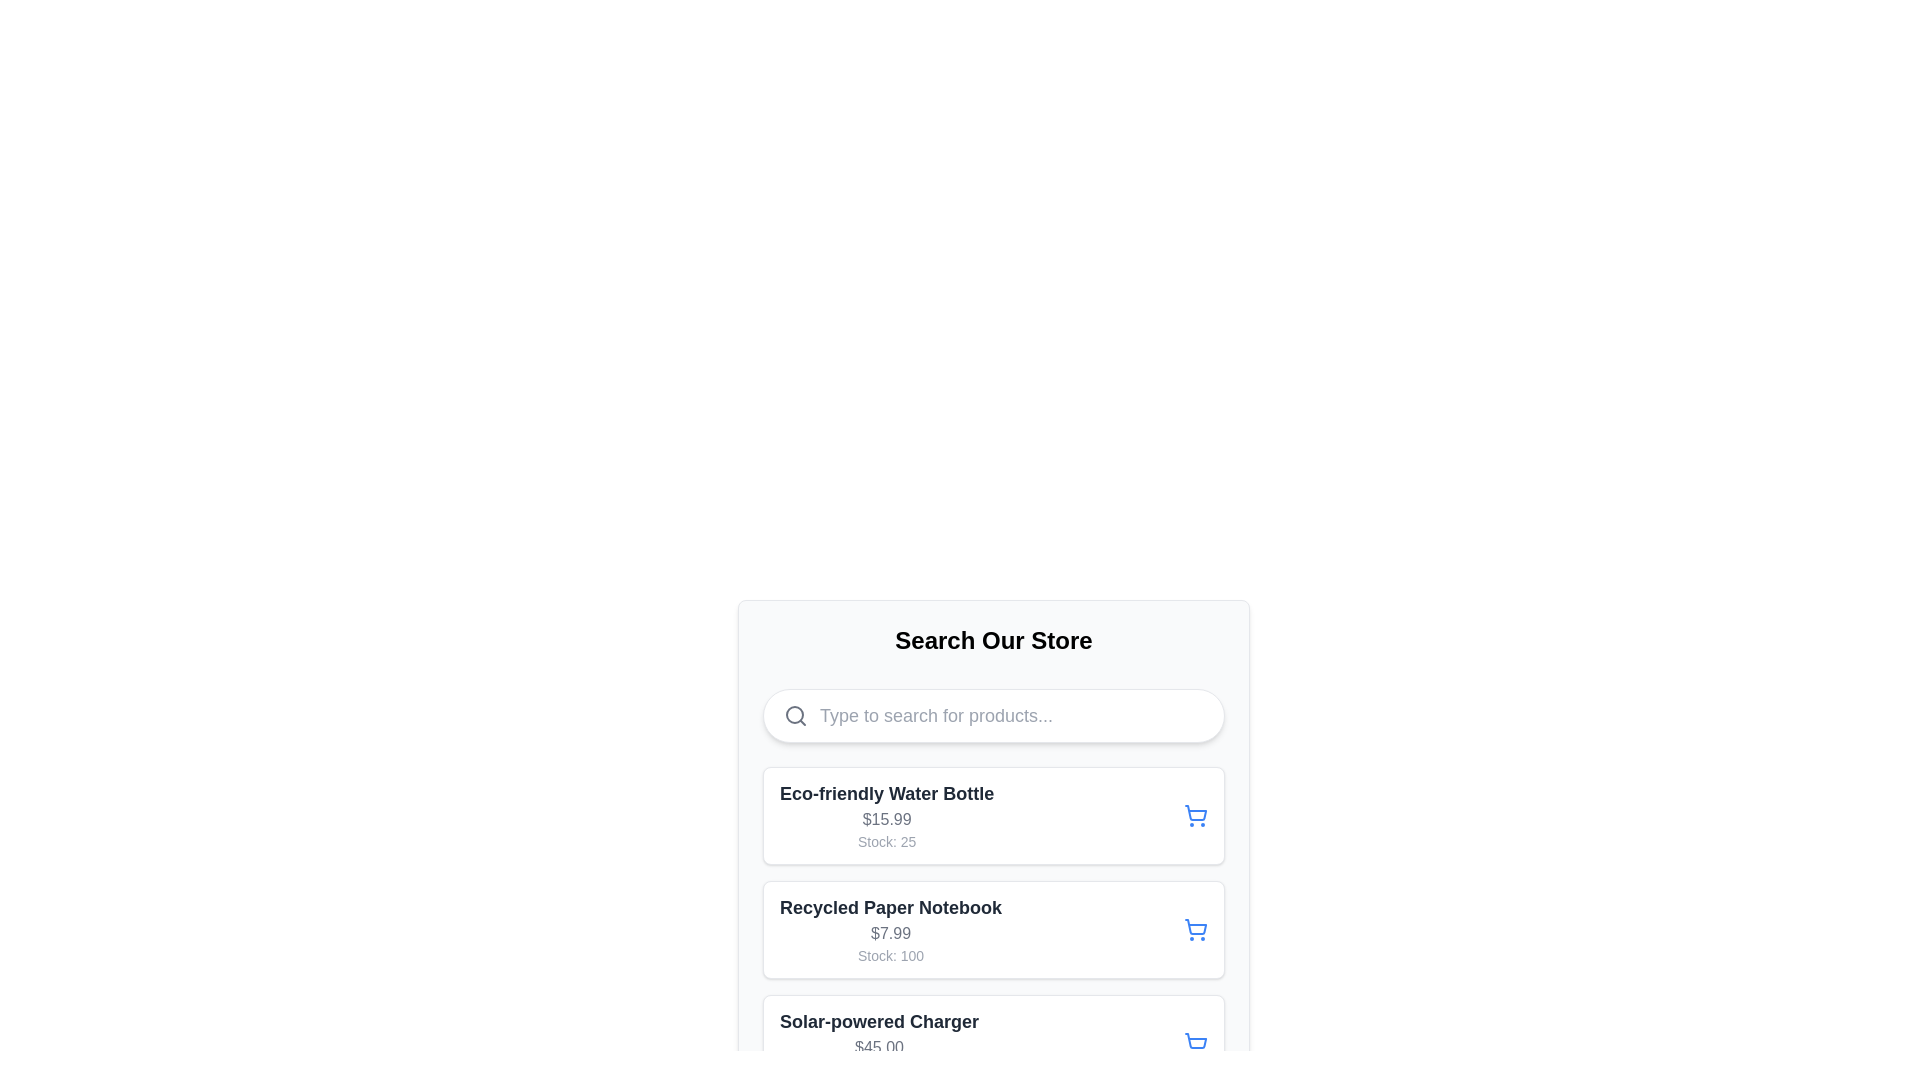 This screenshot has height=1080, width=1920. Describe the element at coordinates (886, 820) in the screenshot. I see `the static text label displaying the price of the 'Eco-friendly Water Bottle', which is located directly below the product title` at that location.